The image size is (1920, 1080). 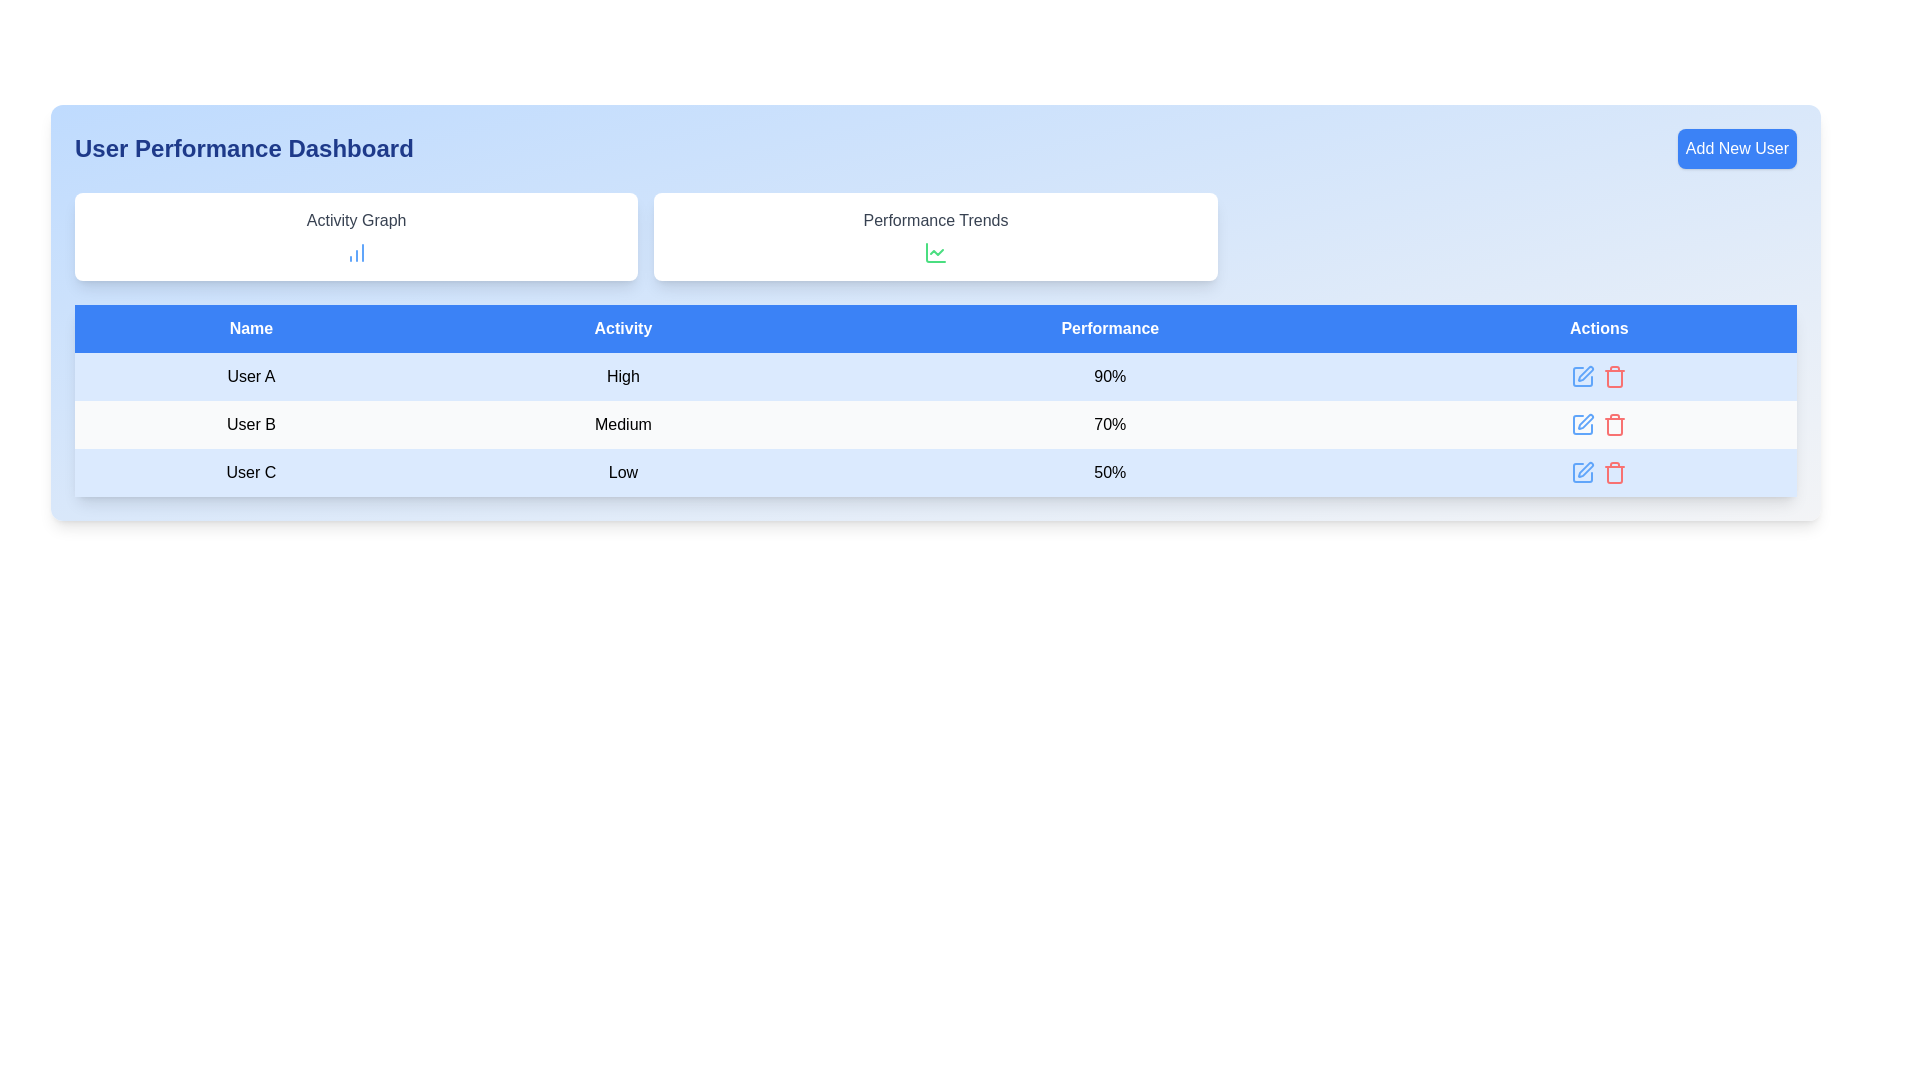 What do you see at coordinates (250, 473) in the screenshot?
I see `the static text label displaying 'User C' located in the first column of the last row in the table under the 'Name' column` at bounding box center [250, 473].